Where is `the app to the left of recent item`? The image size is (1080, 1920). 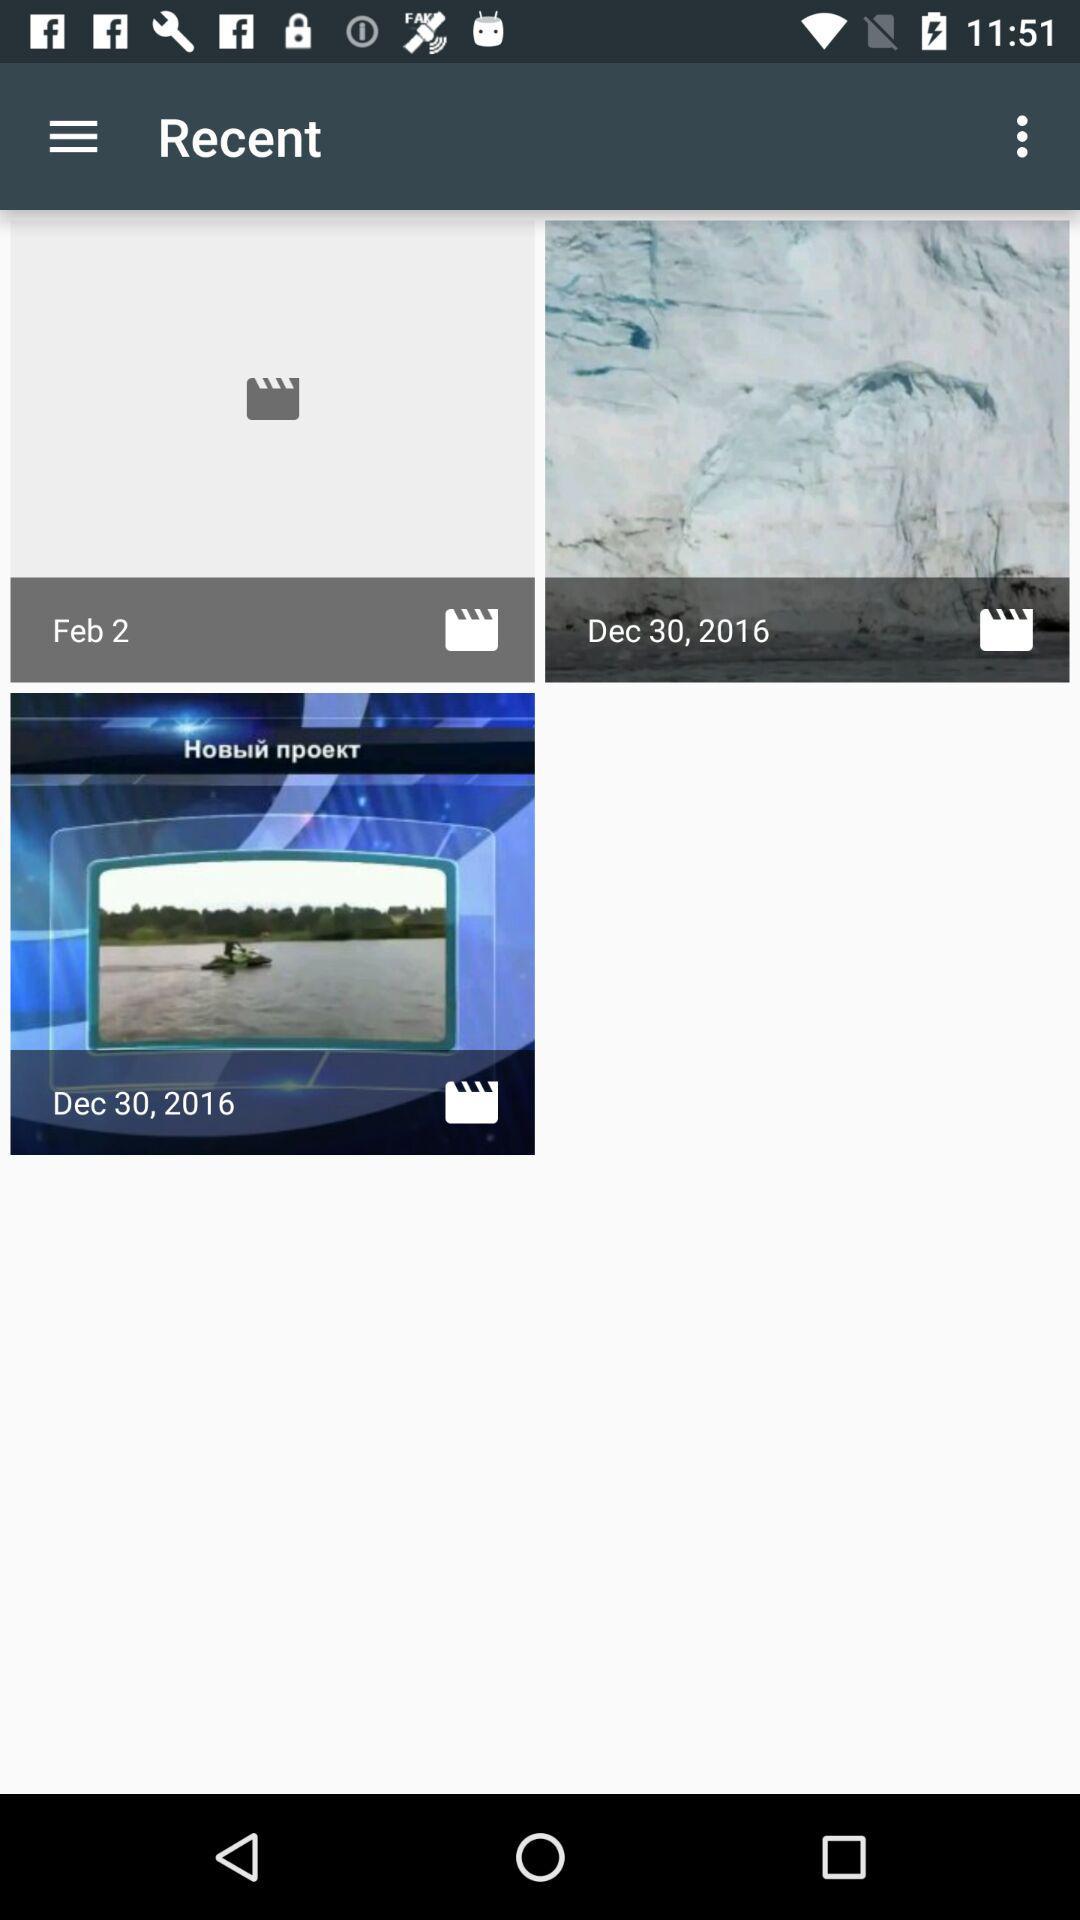
the app to the left of recent item is located at coordinates (72, 135).